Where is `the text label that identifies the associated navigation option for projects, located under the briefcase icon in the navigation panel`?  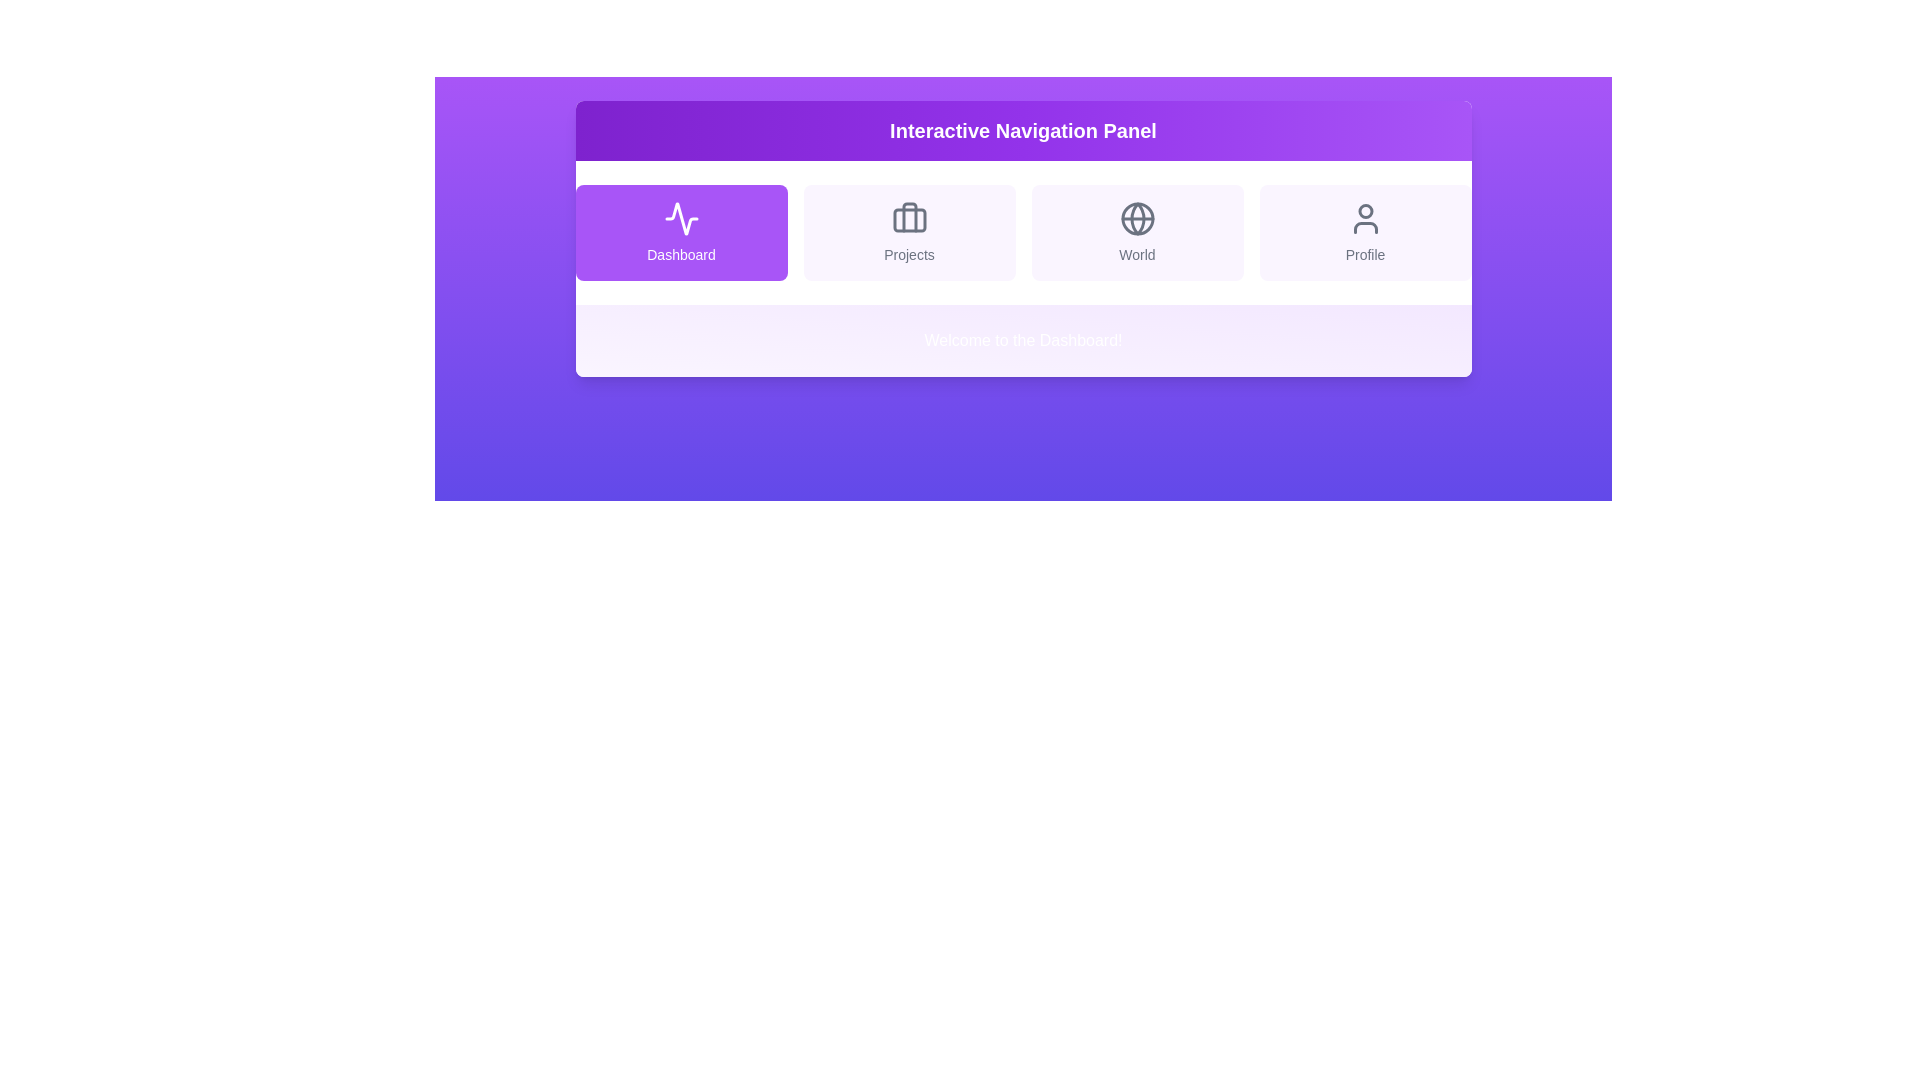 the text label that identifies the associated navigation option for projects, located under the briefcase icon in the navigation panel is located at coordinates (908, 253).